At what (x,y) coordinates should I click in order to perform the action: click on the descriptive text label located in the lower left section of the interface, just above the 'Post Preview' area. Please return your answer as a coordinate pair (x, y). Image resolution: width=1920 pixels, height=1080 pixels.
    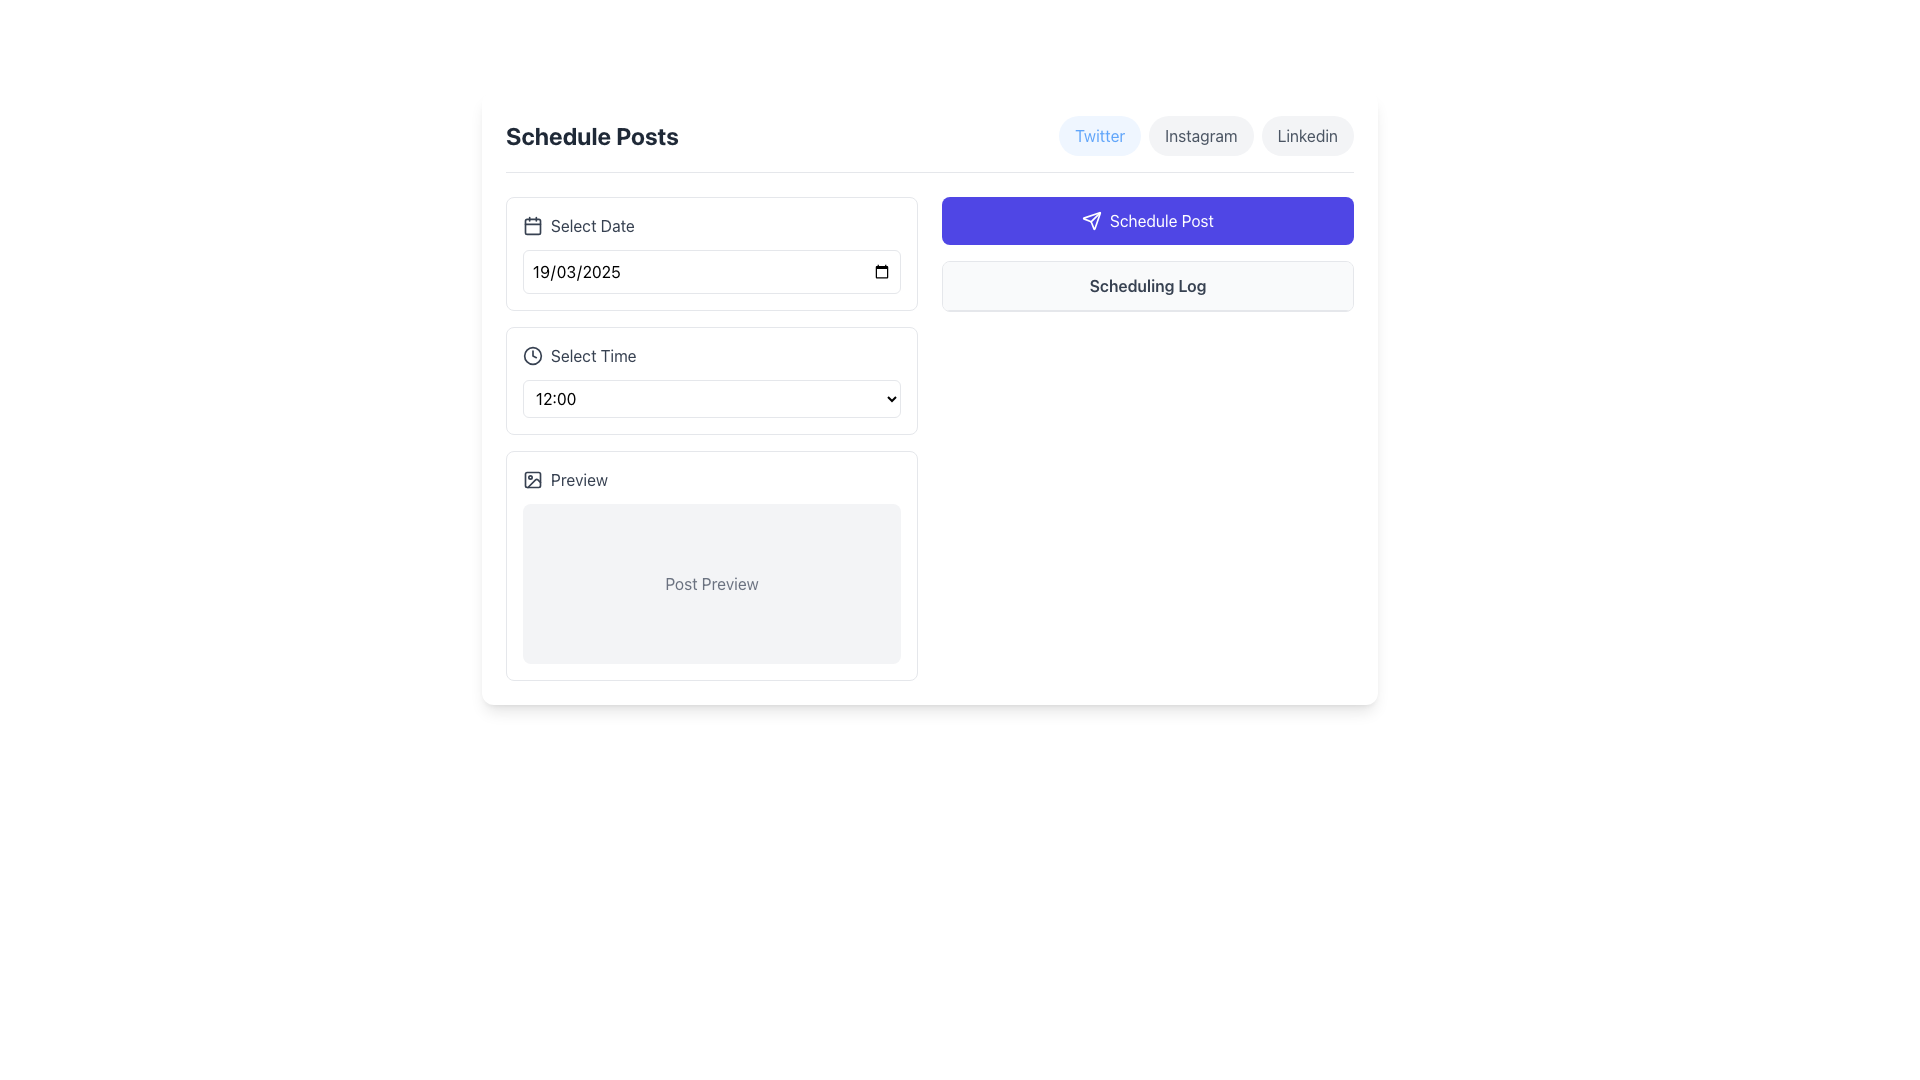
    Looking at the image, I should click on (578, 479).